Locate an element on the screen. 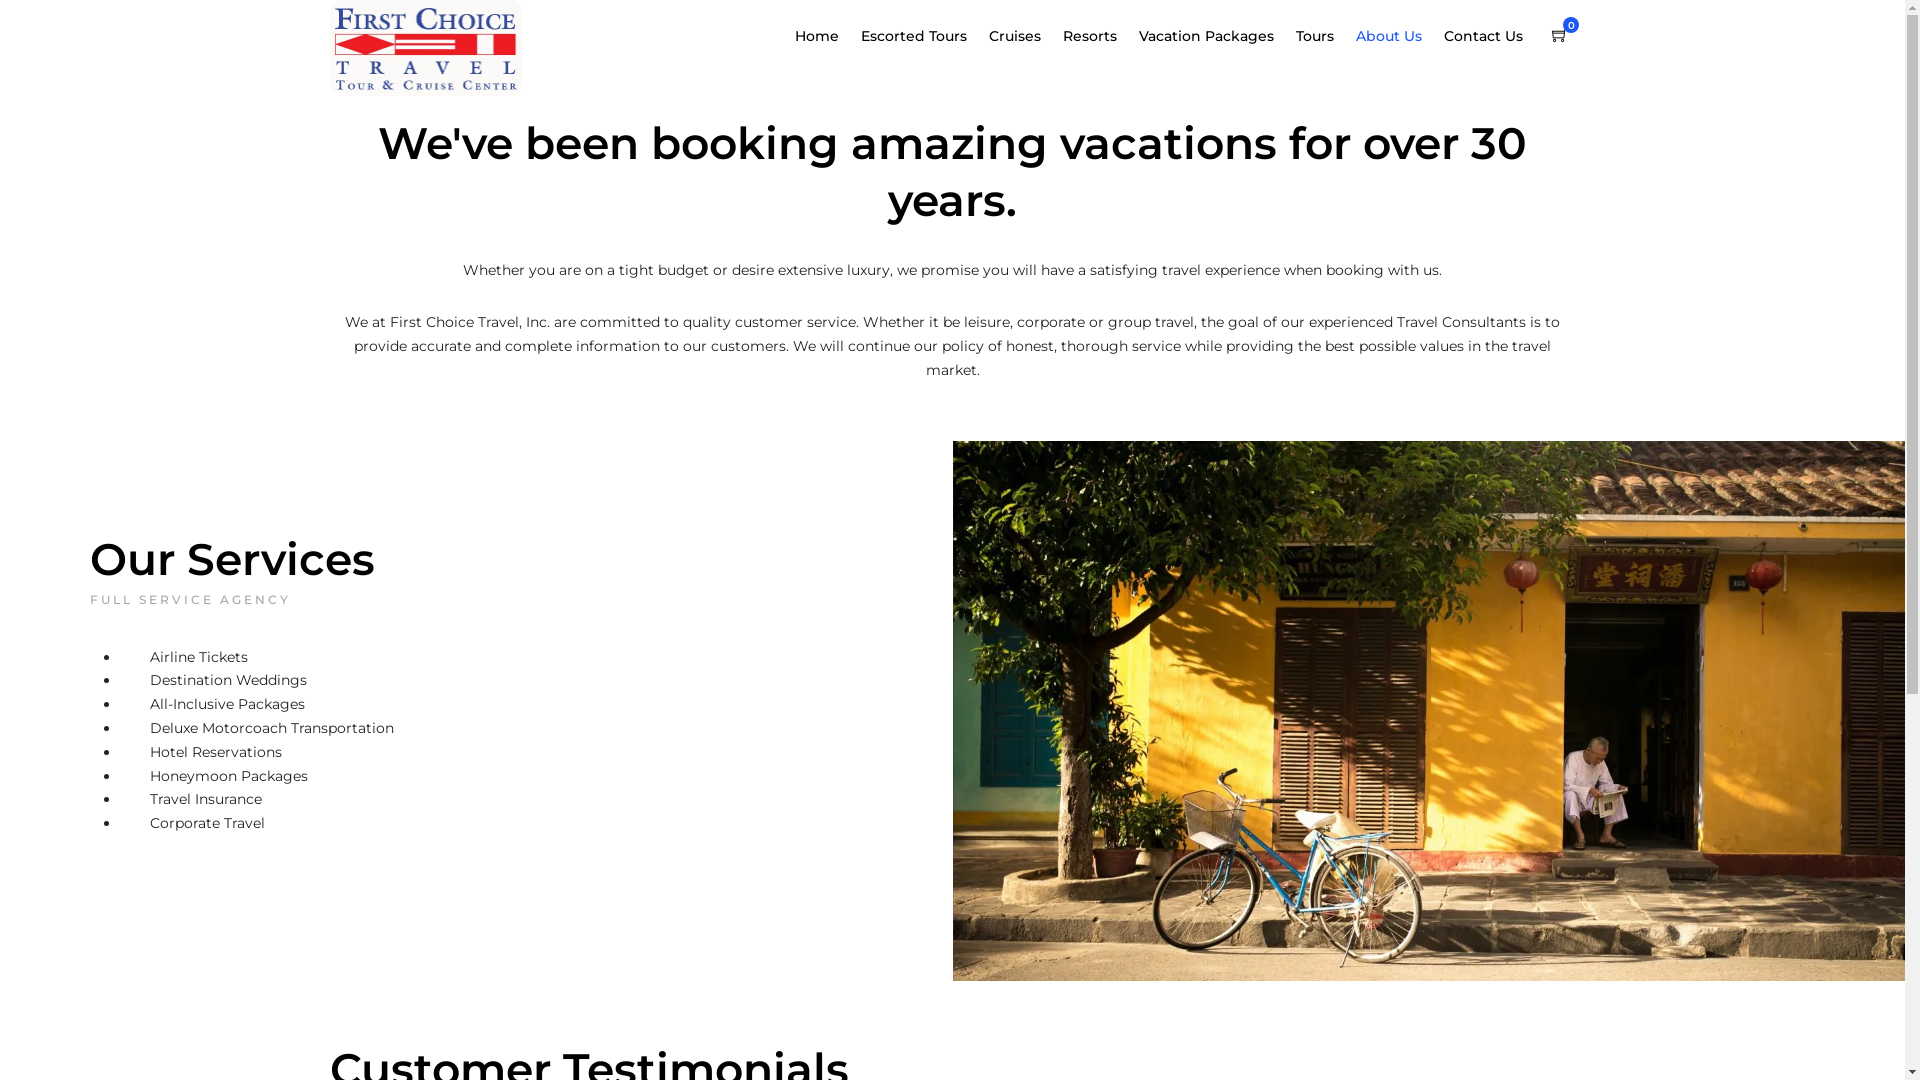  'Tours' is located at coordinates (1323, 37).